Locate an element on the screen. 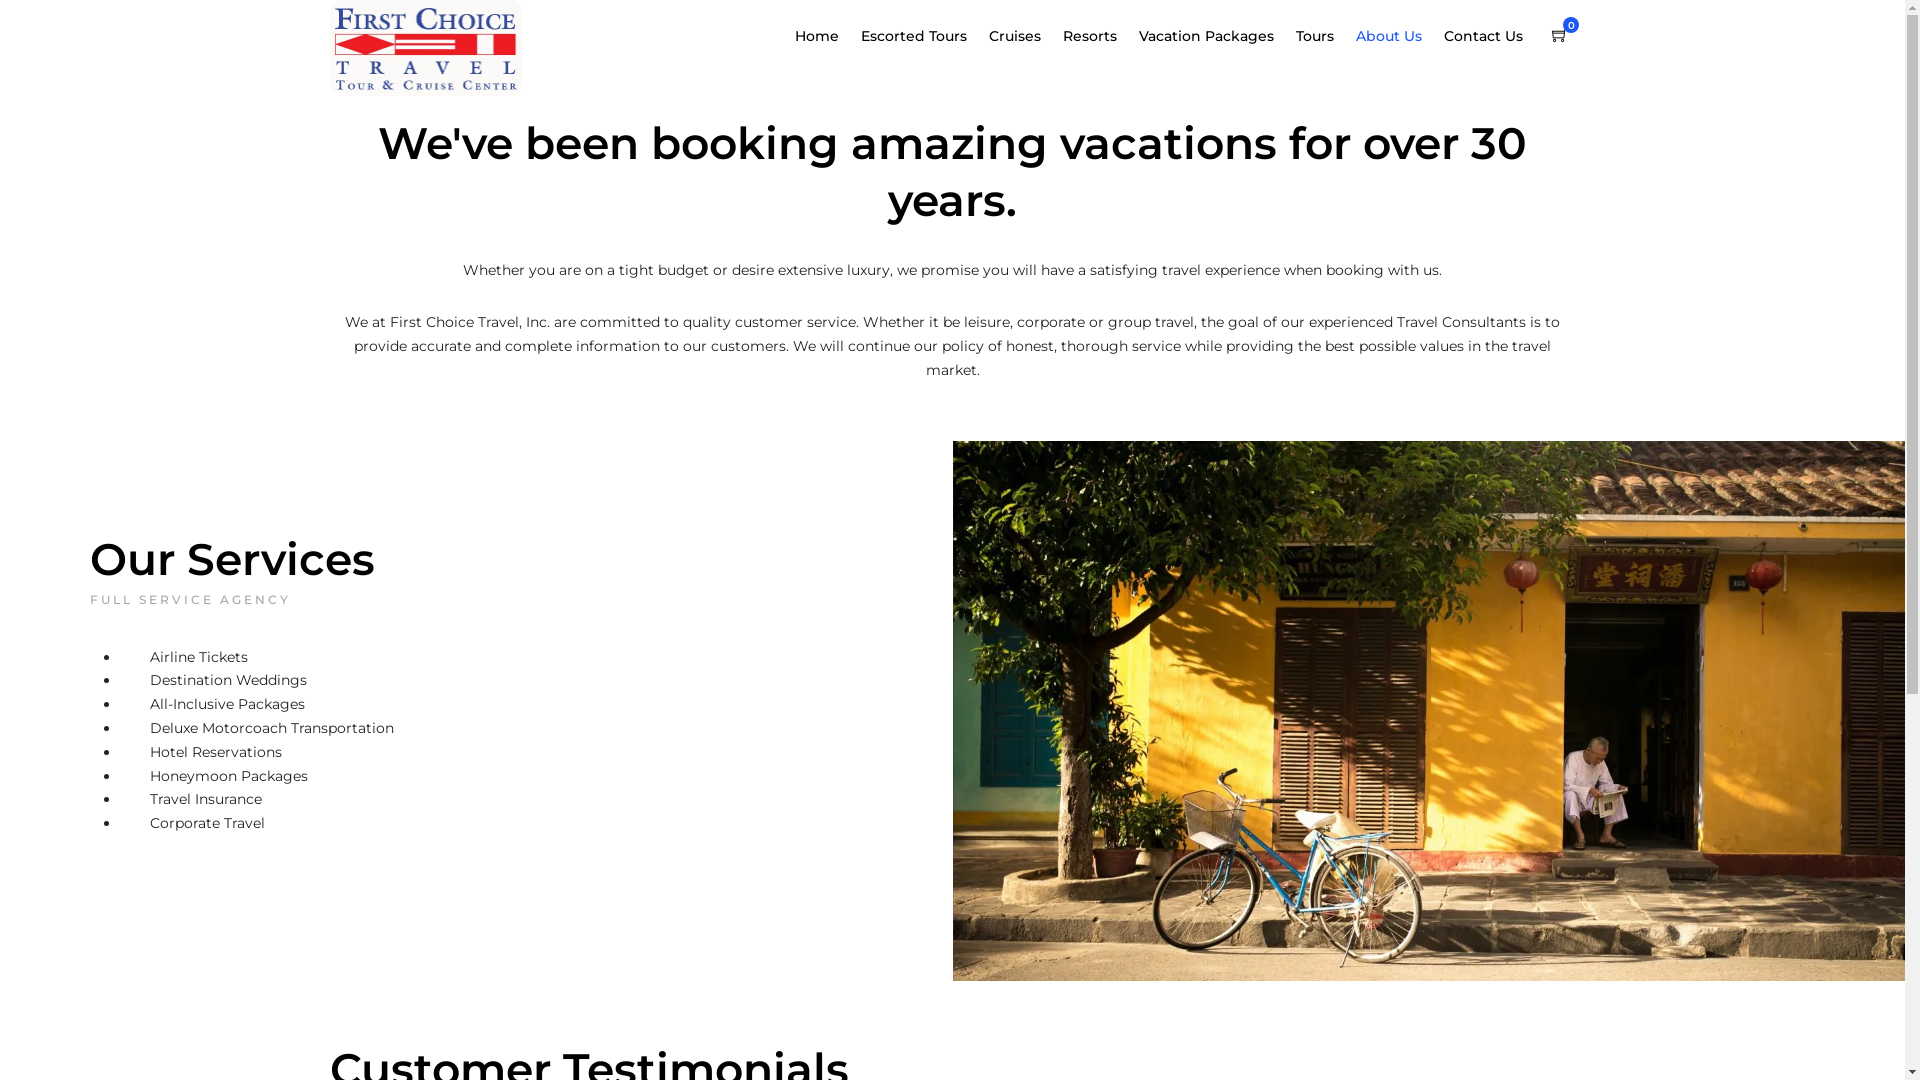  'Tours' is located at coordinates (1323, 37).